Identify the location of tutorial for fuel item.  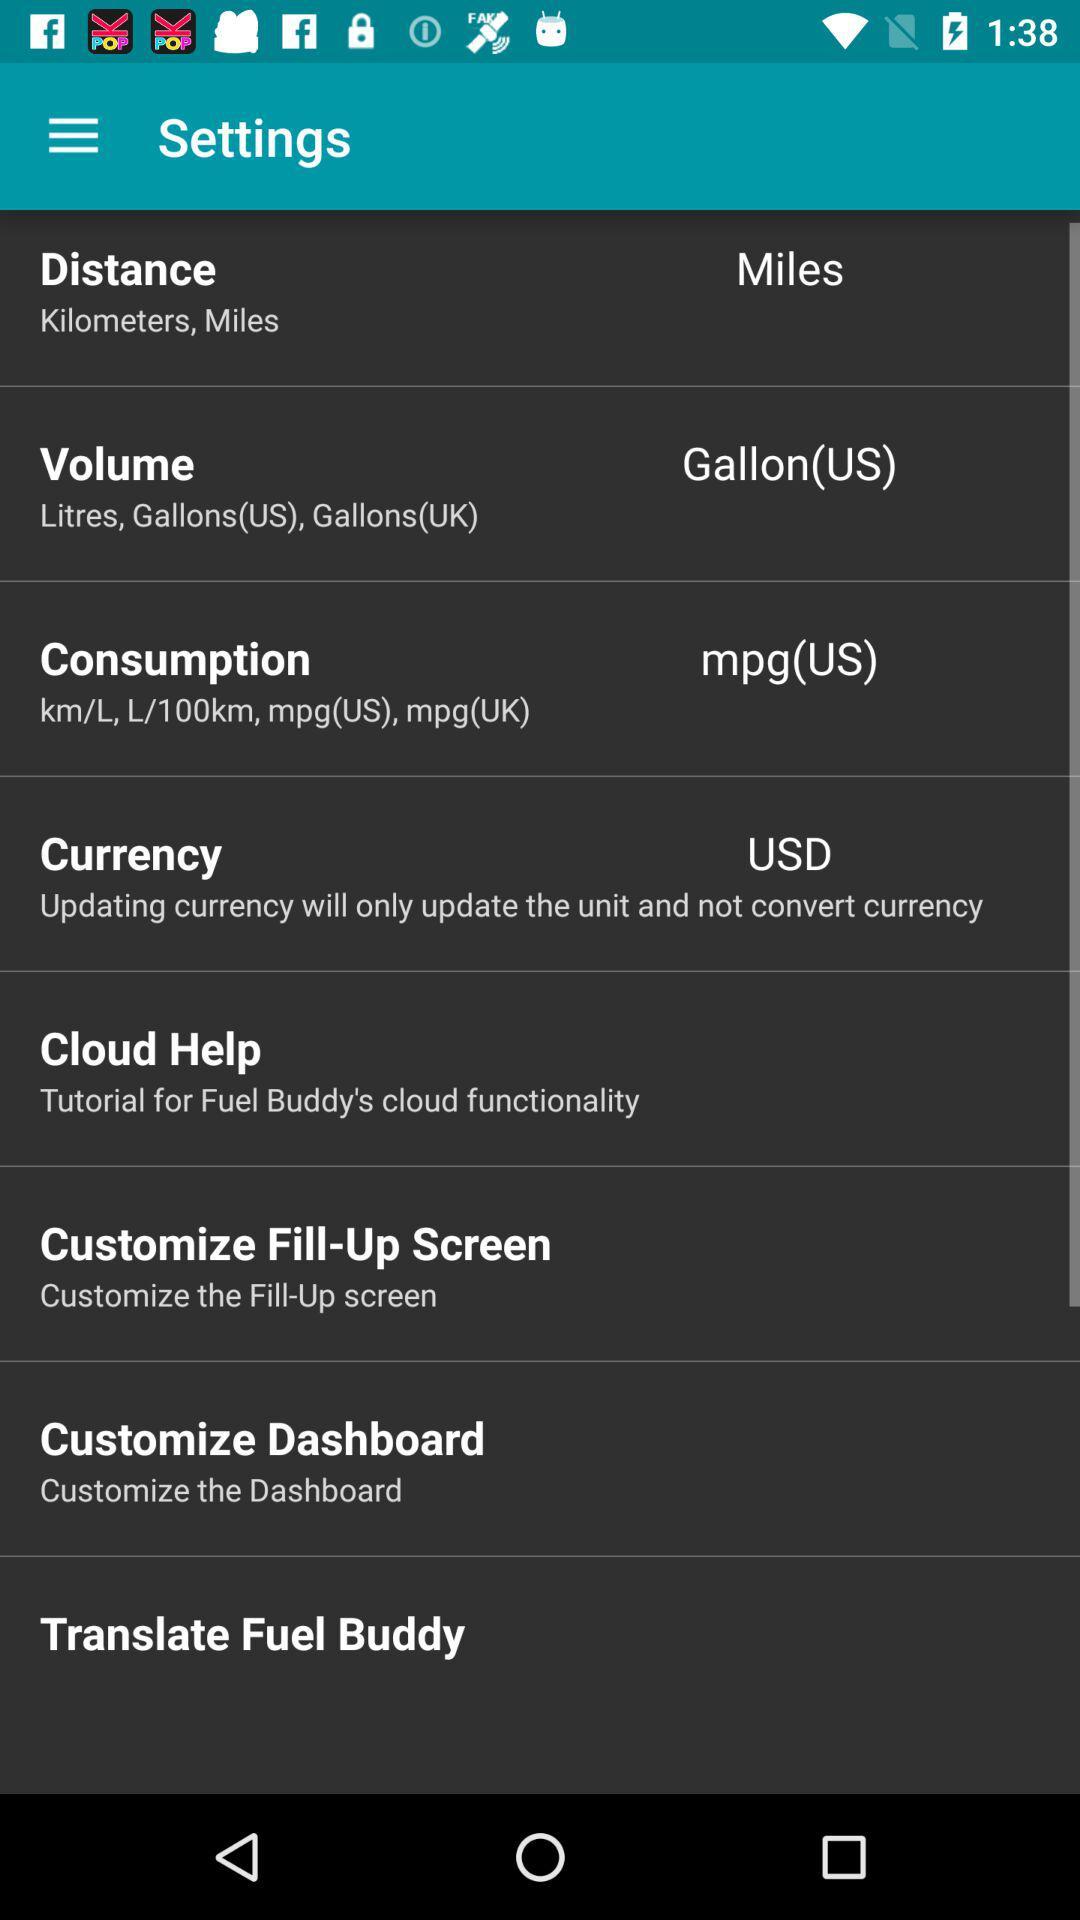
(559, 1098).